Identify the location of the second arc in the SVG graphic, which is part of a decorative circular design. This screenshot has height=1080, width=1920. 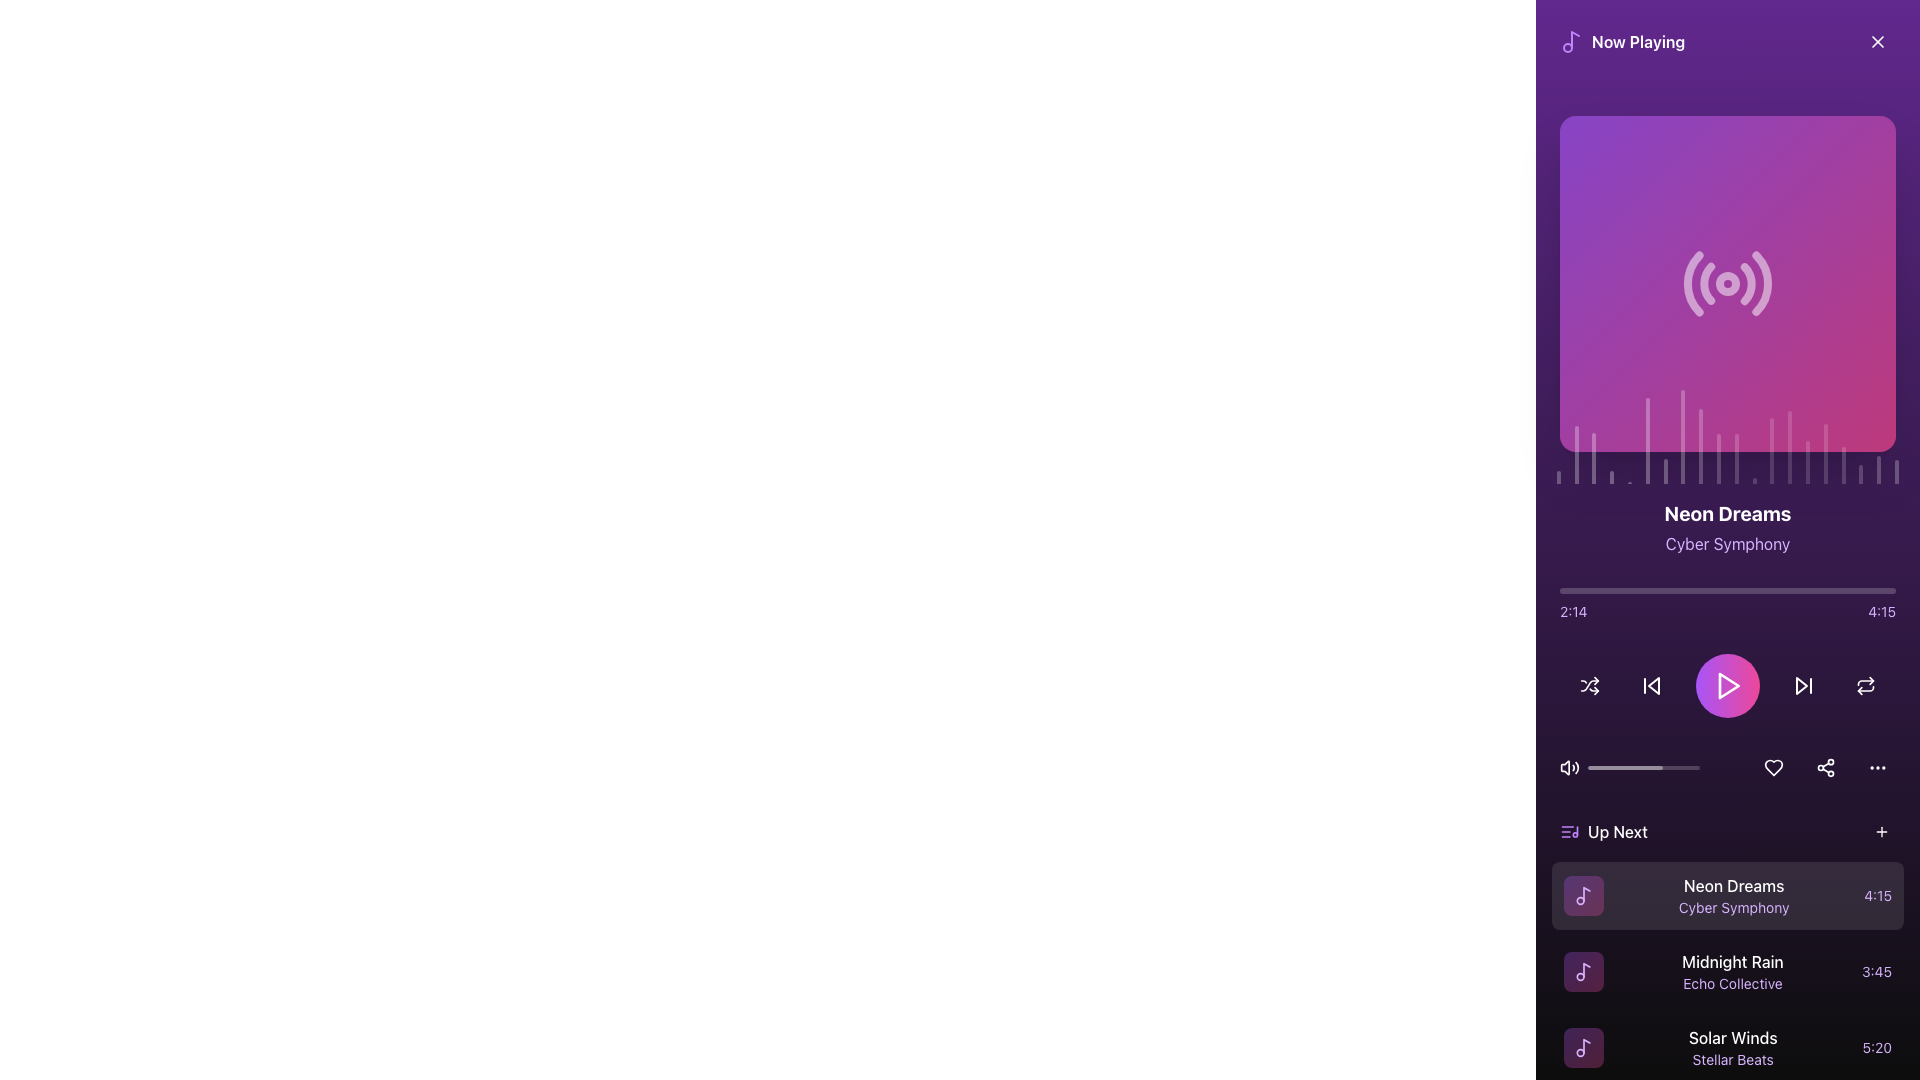
(1706, 283).